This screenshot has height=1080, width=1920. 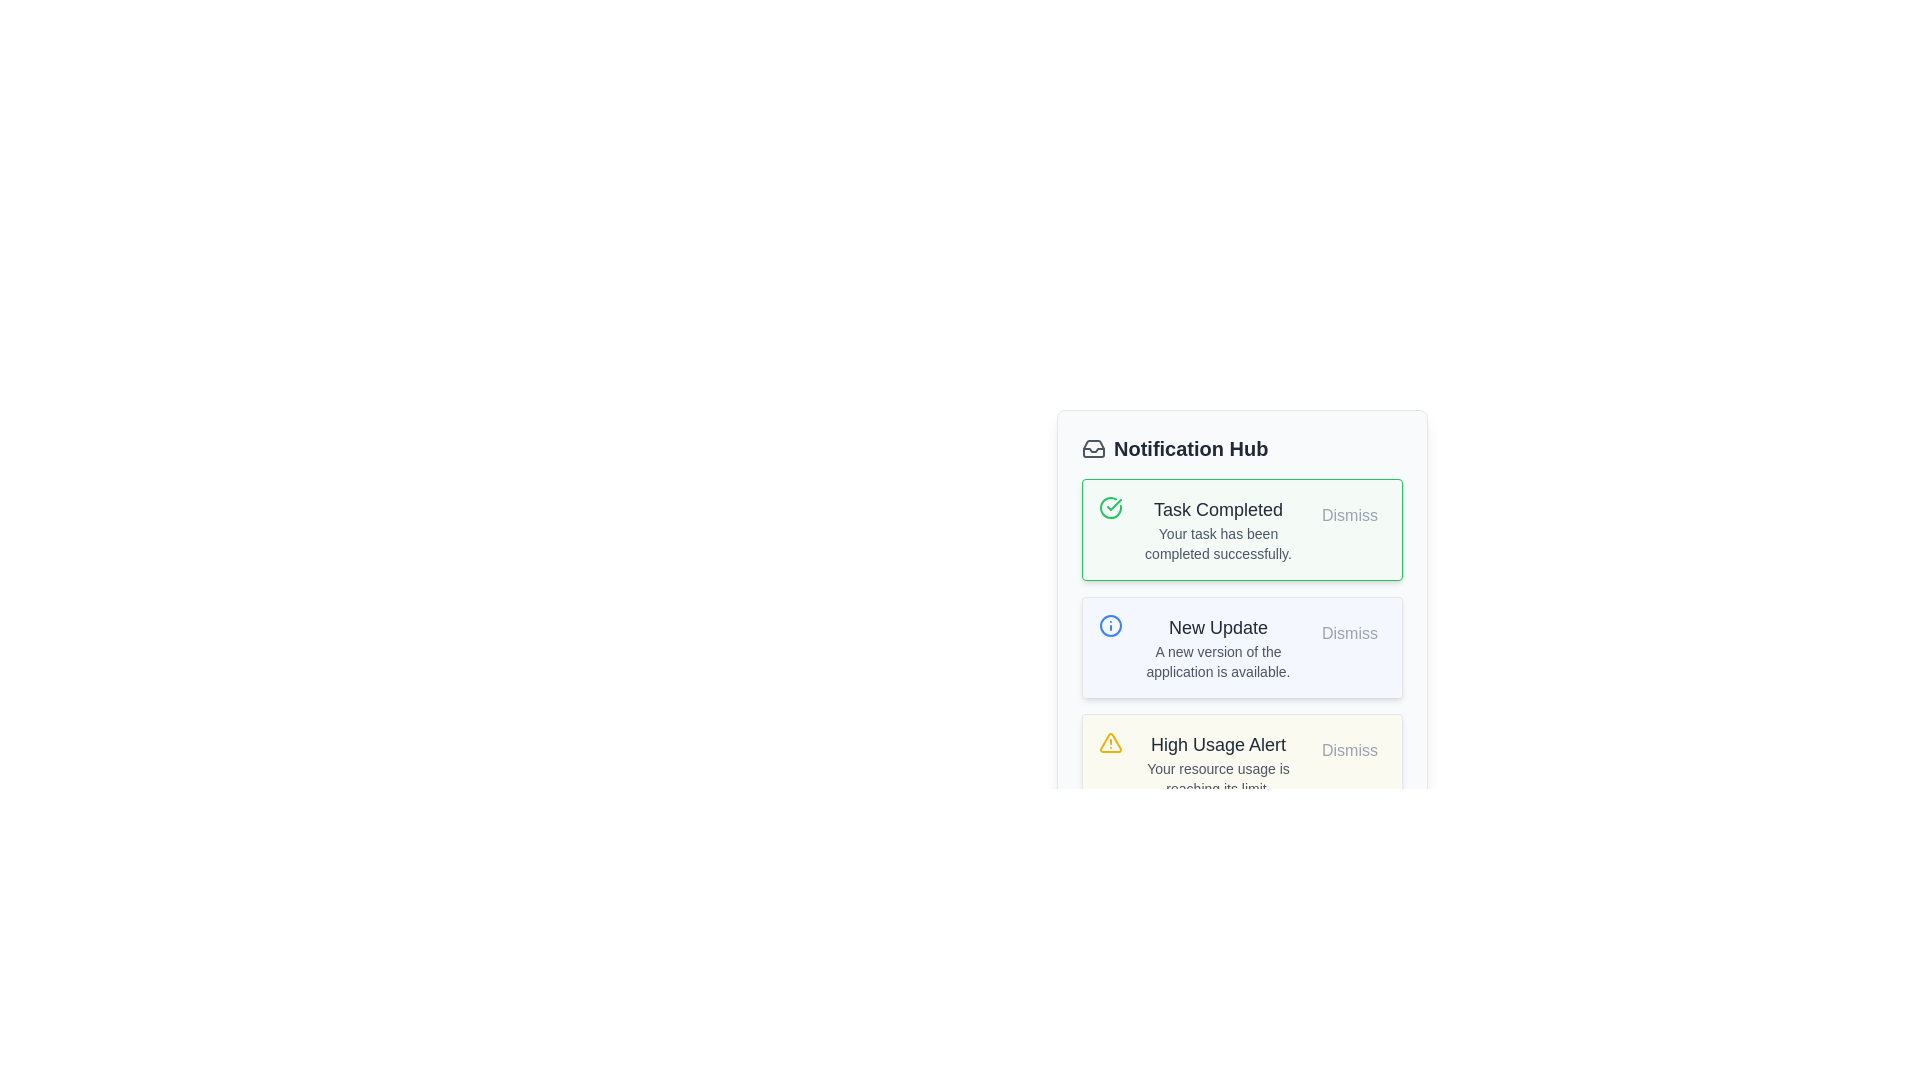 I want to click on the blue circular icon with an outer ring and internal components (a vertical line and a dot) located at the leftmost side of the 'New Update' notification box for informational purposes, so click(x=1109, y=624).